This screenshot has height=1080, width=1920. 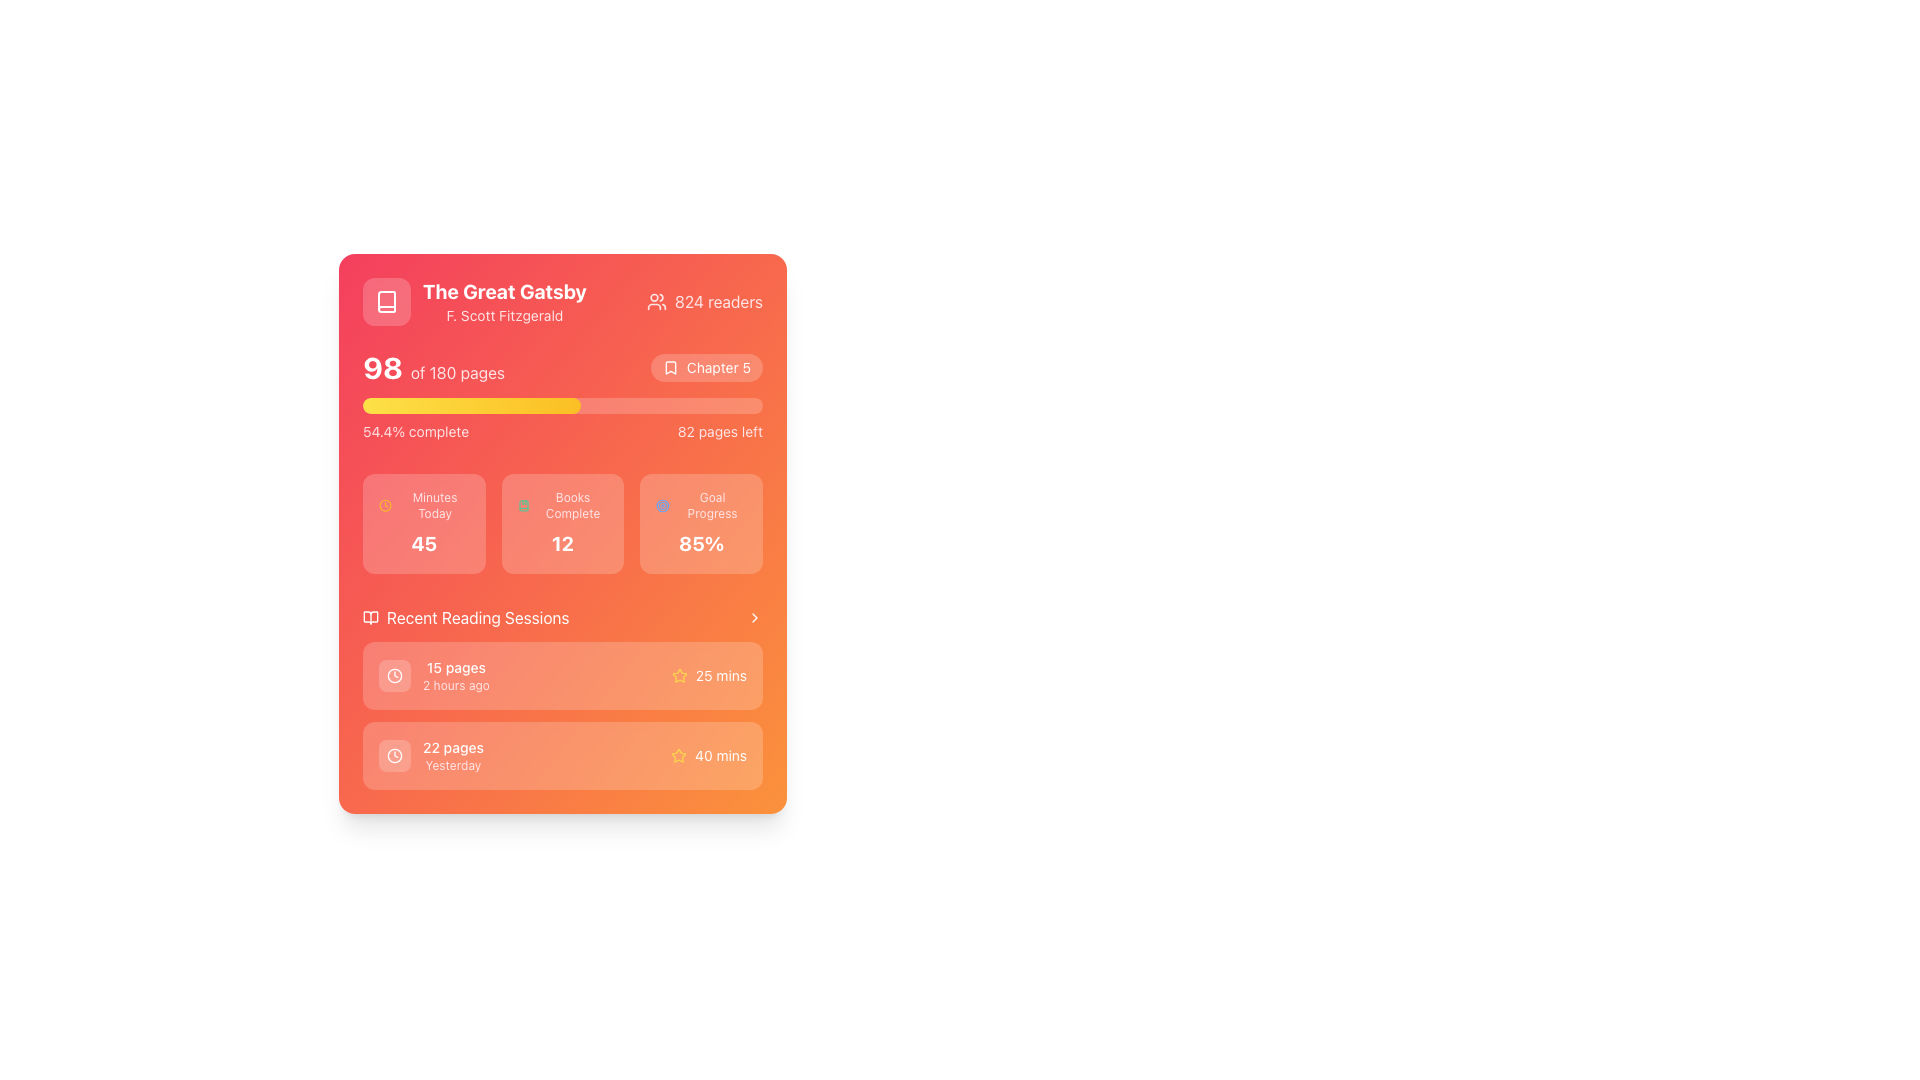 I want to click on the Button-like label with icon and text indicating the currently active chapter, located in the upper-right of the card interface, next to '98 of 180 pages', so click(x=706, y=367).